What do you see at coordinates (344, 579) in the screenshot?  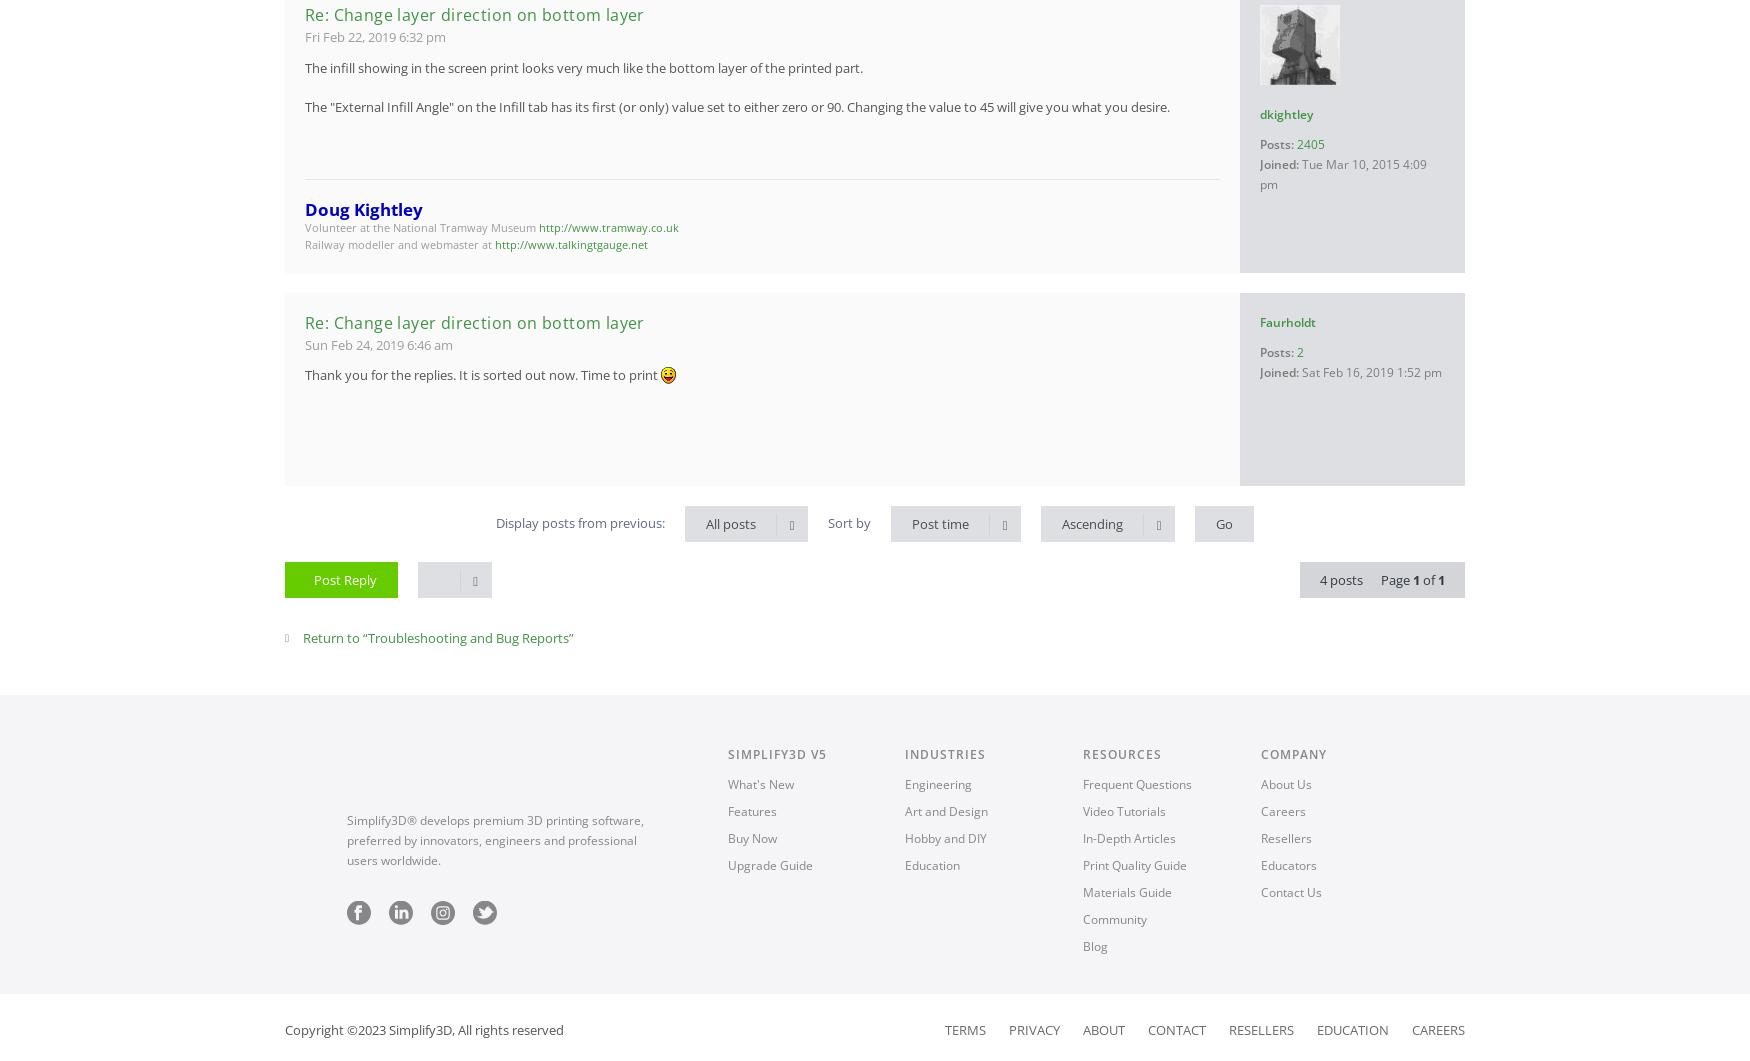 I see `'Post Reply'` at bounding box center [344, 579].